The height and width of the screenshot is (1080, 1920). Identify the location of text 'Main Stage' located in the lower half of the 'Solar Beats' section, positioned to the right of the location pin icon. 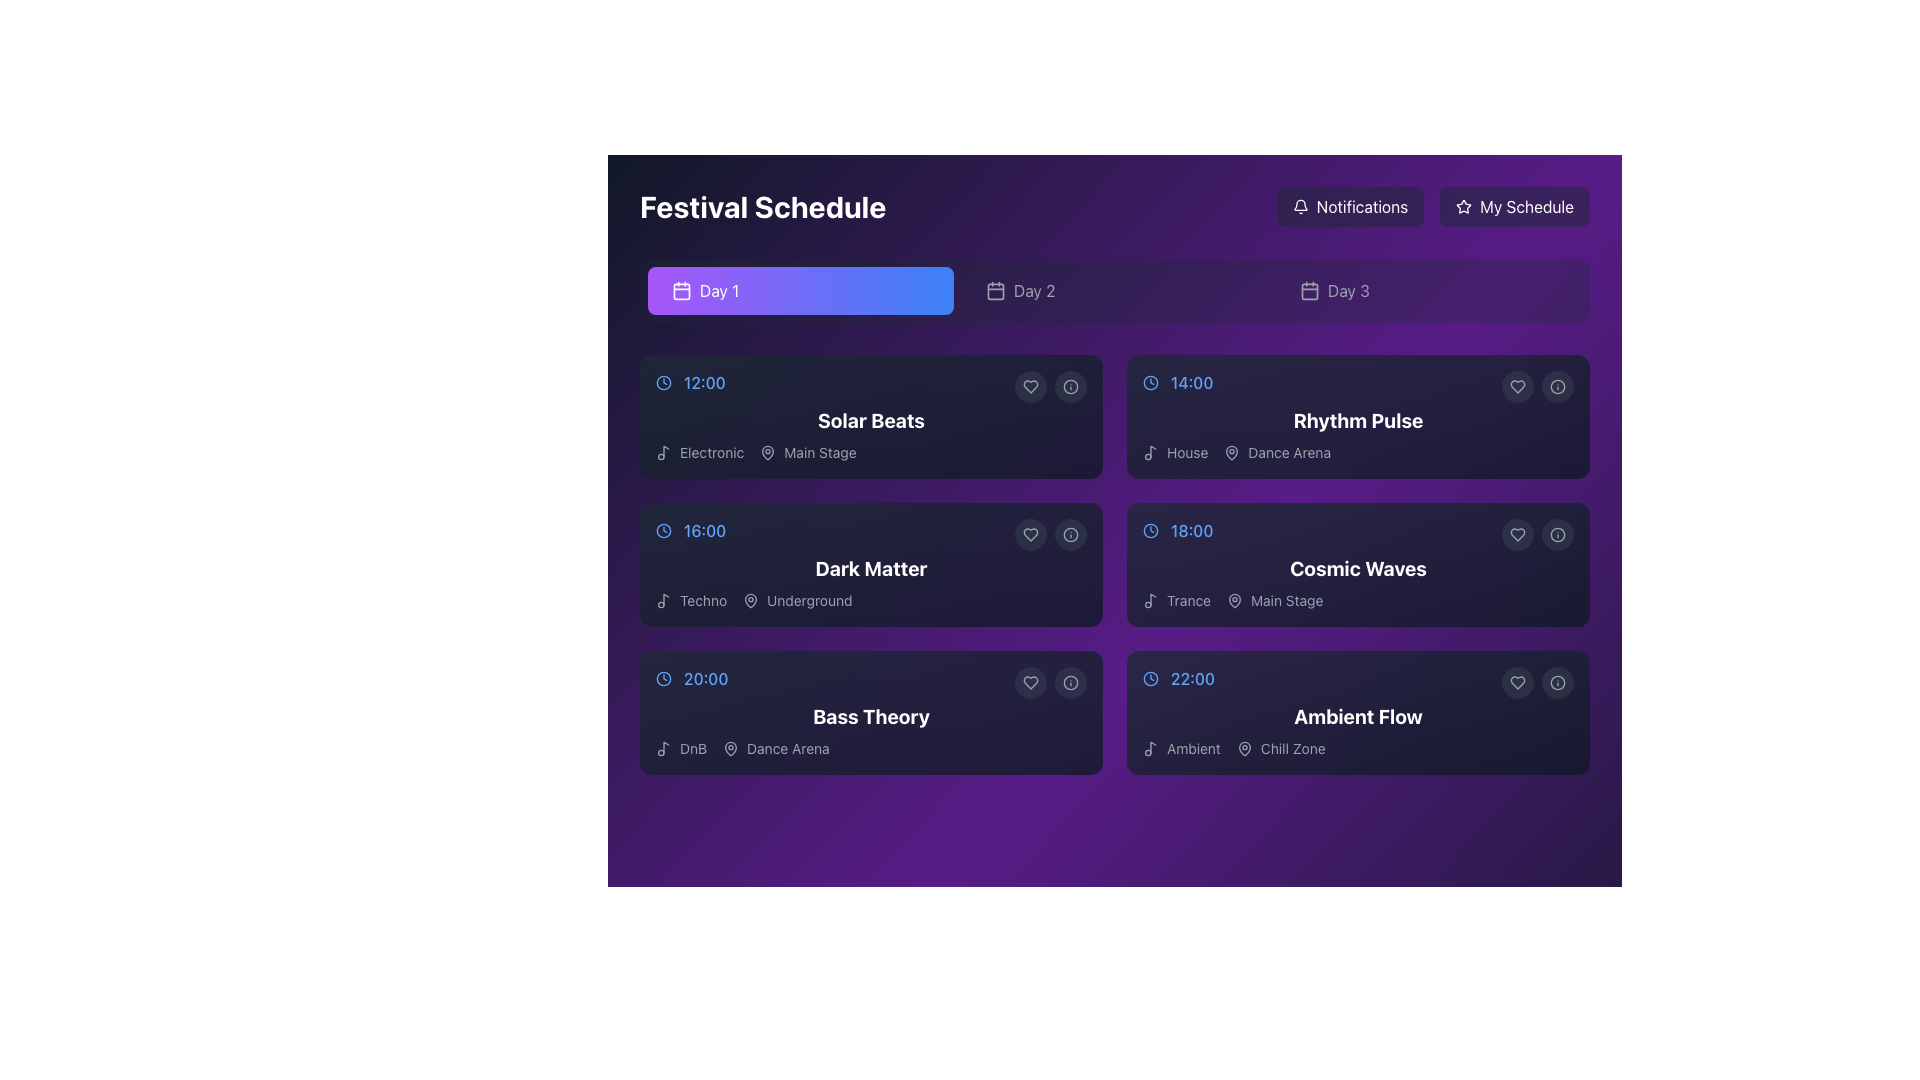
(808, 452).